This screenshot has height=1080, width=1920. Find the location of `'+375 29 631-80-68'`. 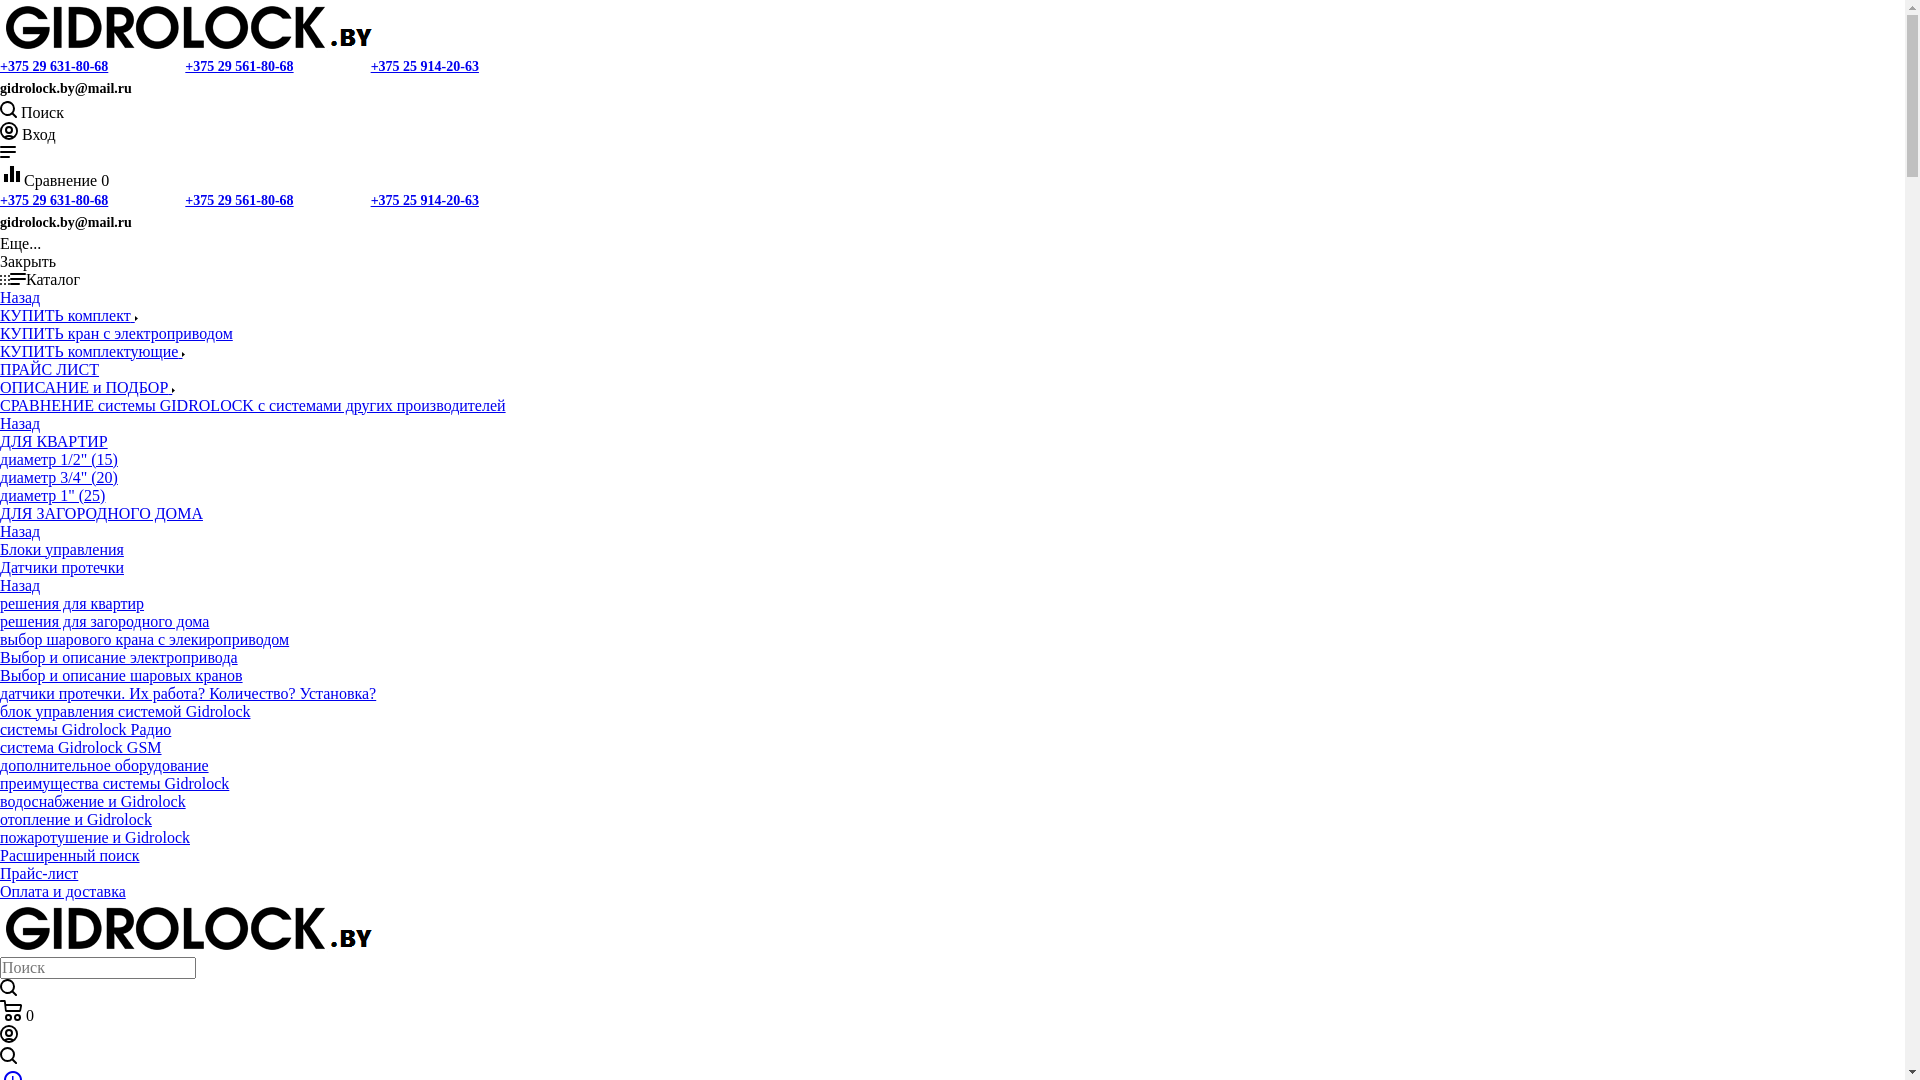

'+375 29 631-80-68' is located at coordinates (53, 200).